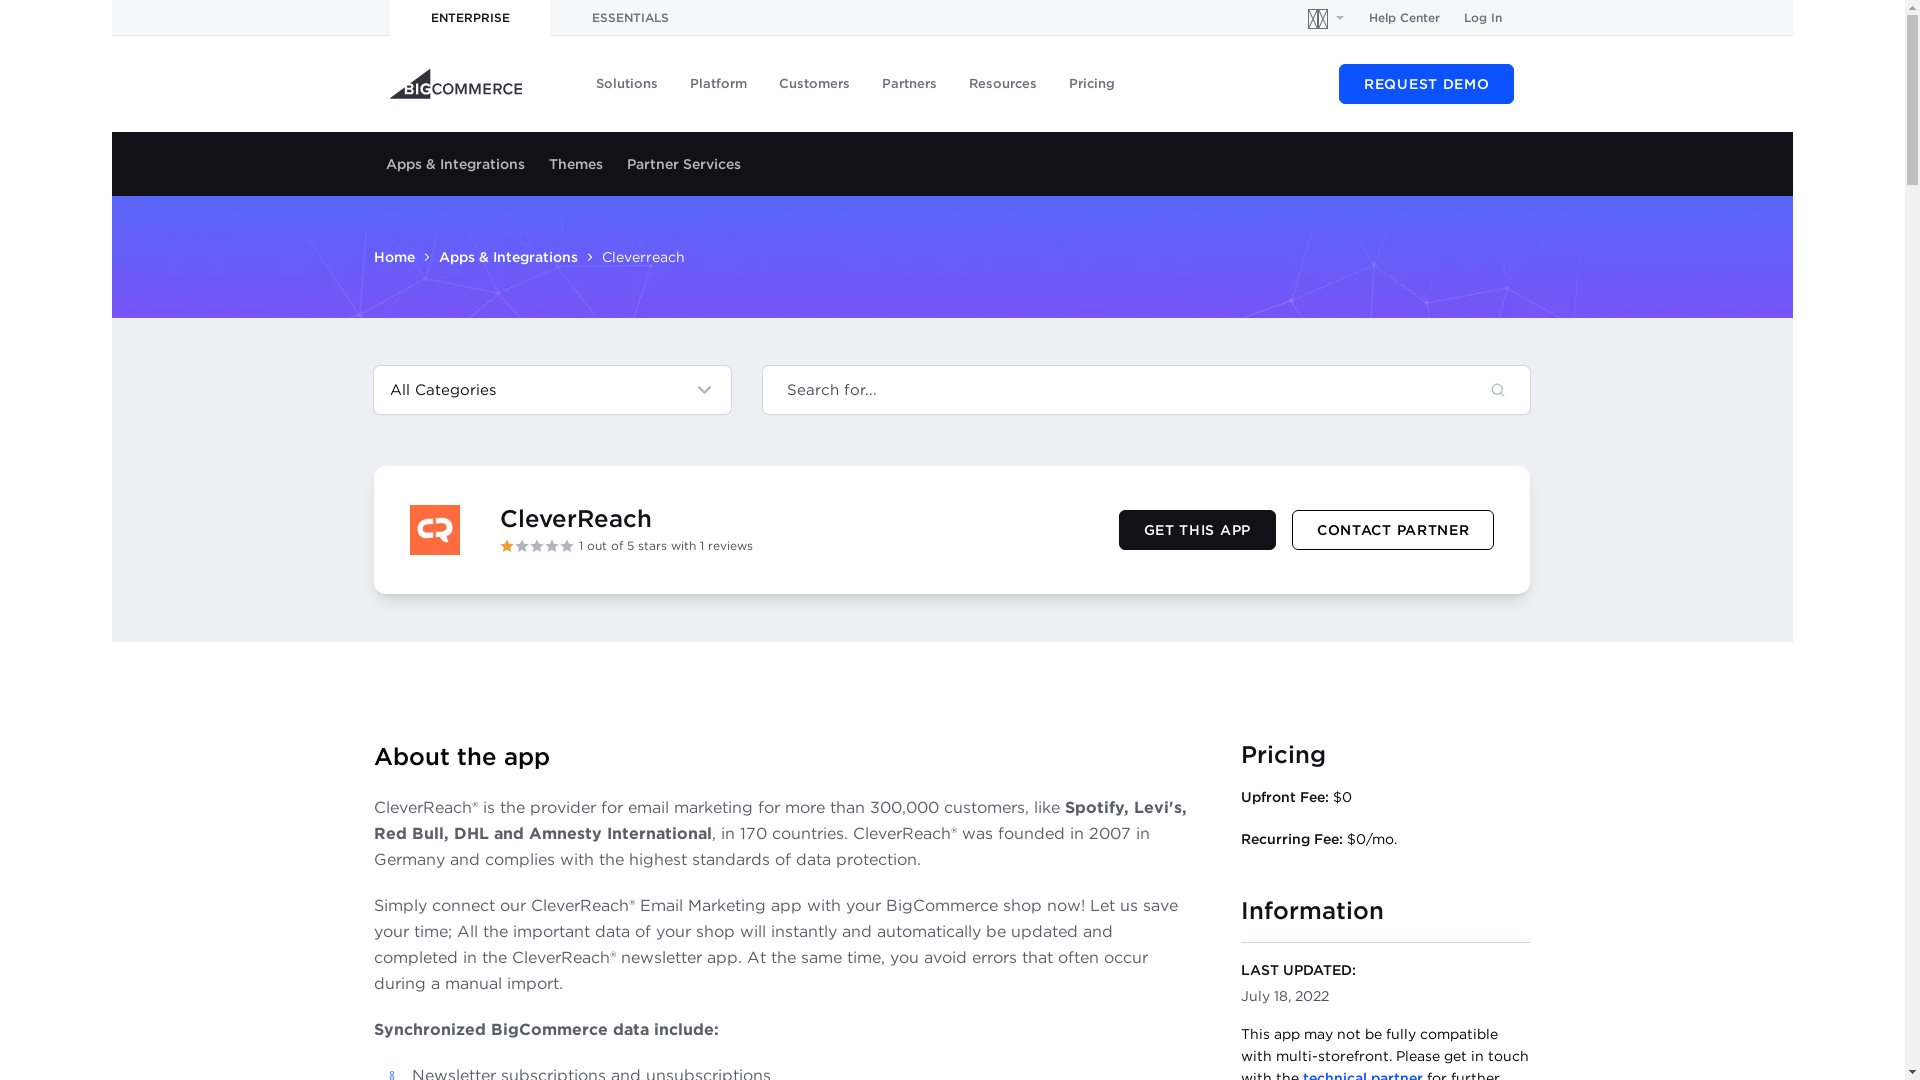 The width and height of the screenshot is (1920, 1080). I want to click on 'Partner Services', so click(684, 163).